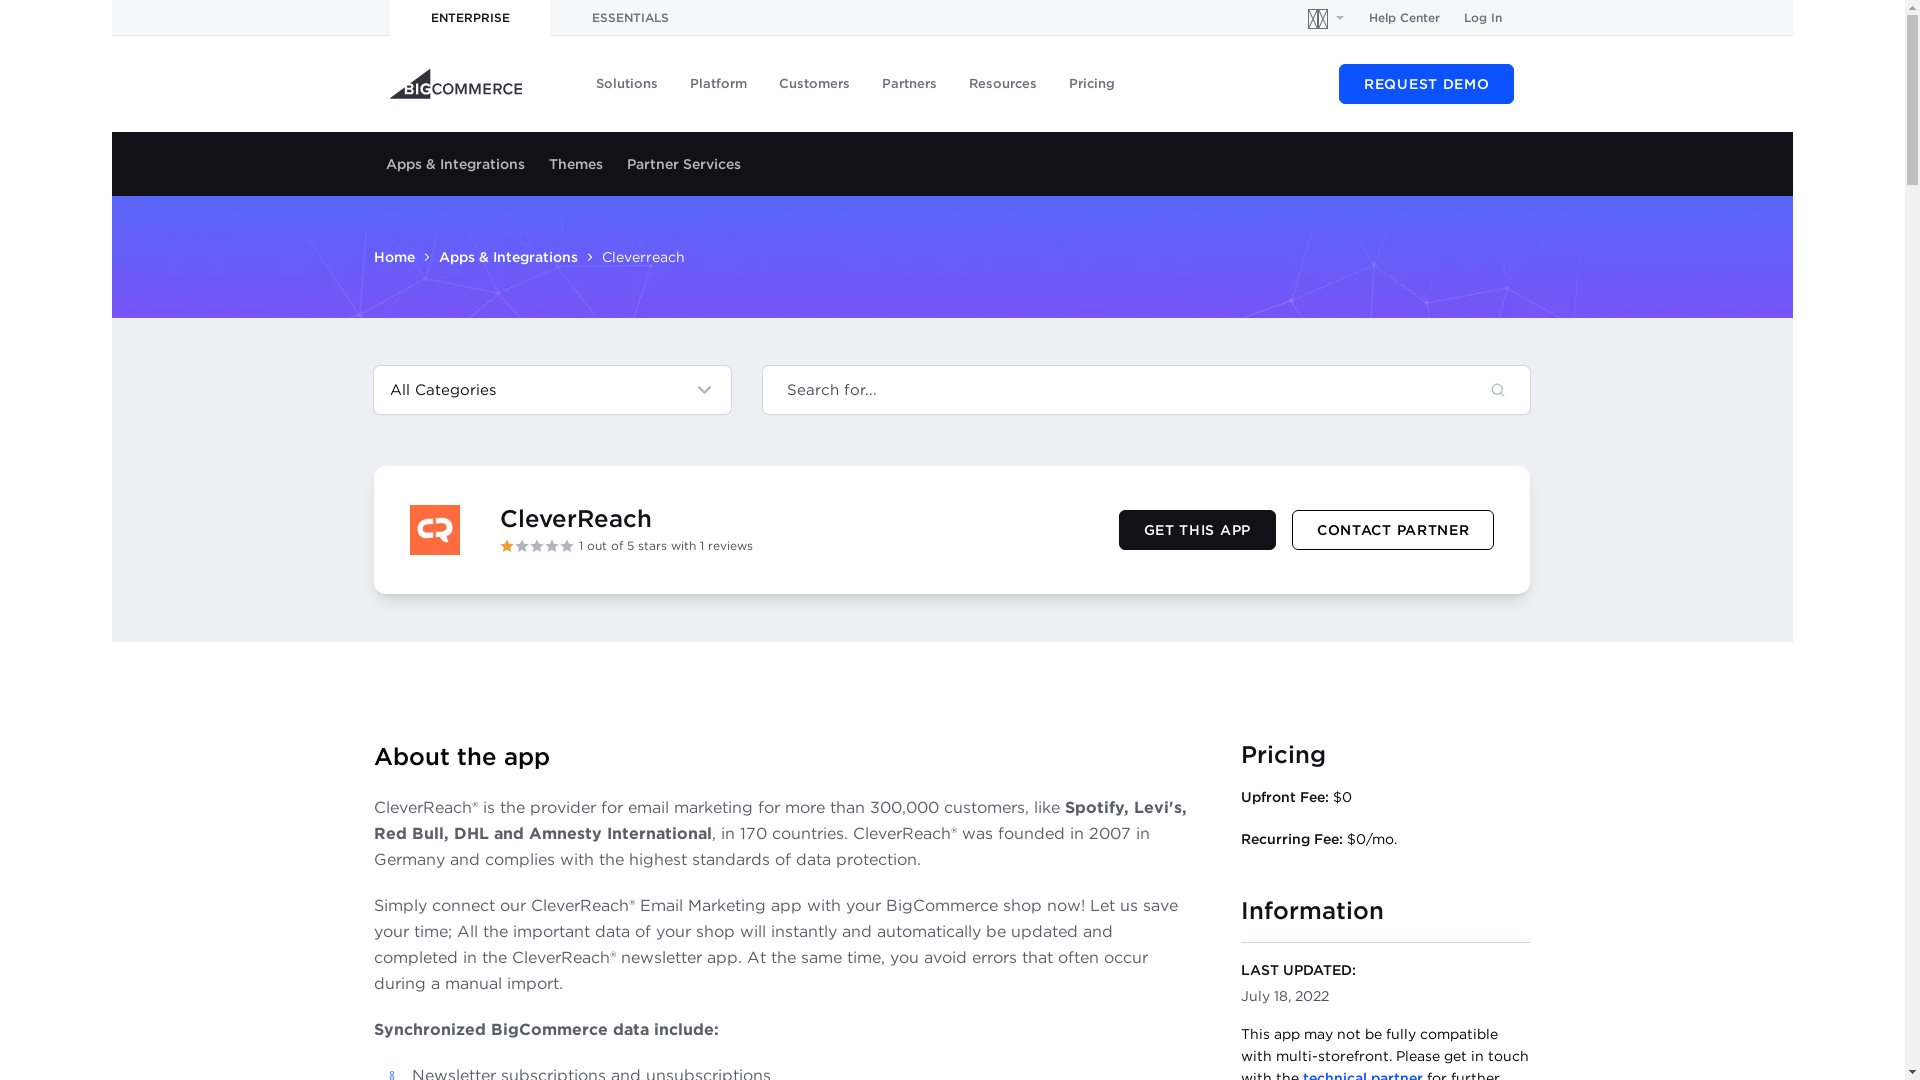 The width and height of the screenshot is (1920, 1080). I want to click on 'Partner Services', so click(684, 163).